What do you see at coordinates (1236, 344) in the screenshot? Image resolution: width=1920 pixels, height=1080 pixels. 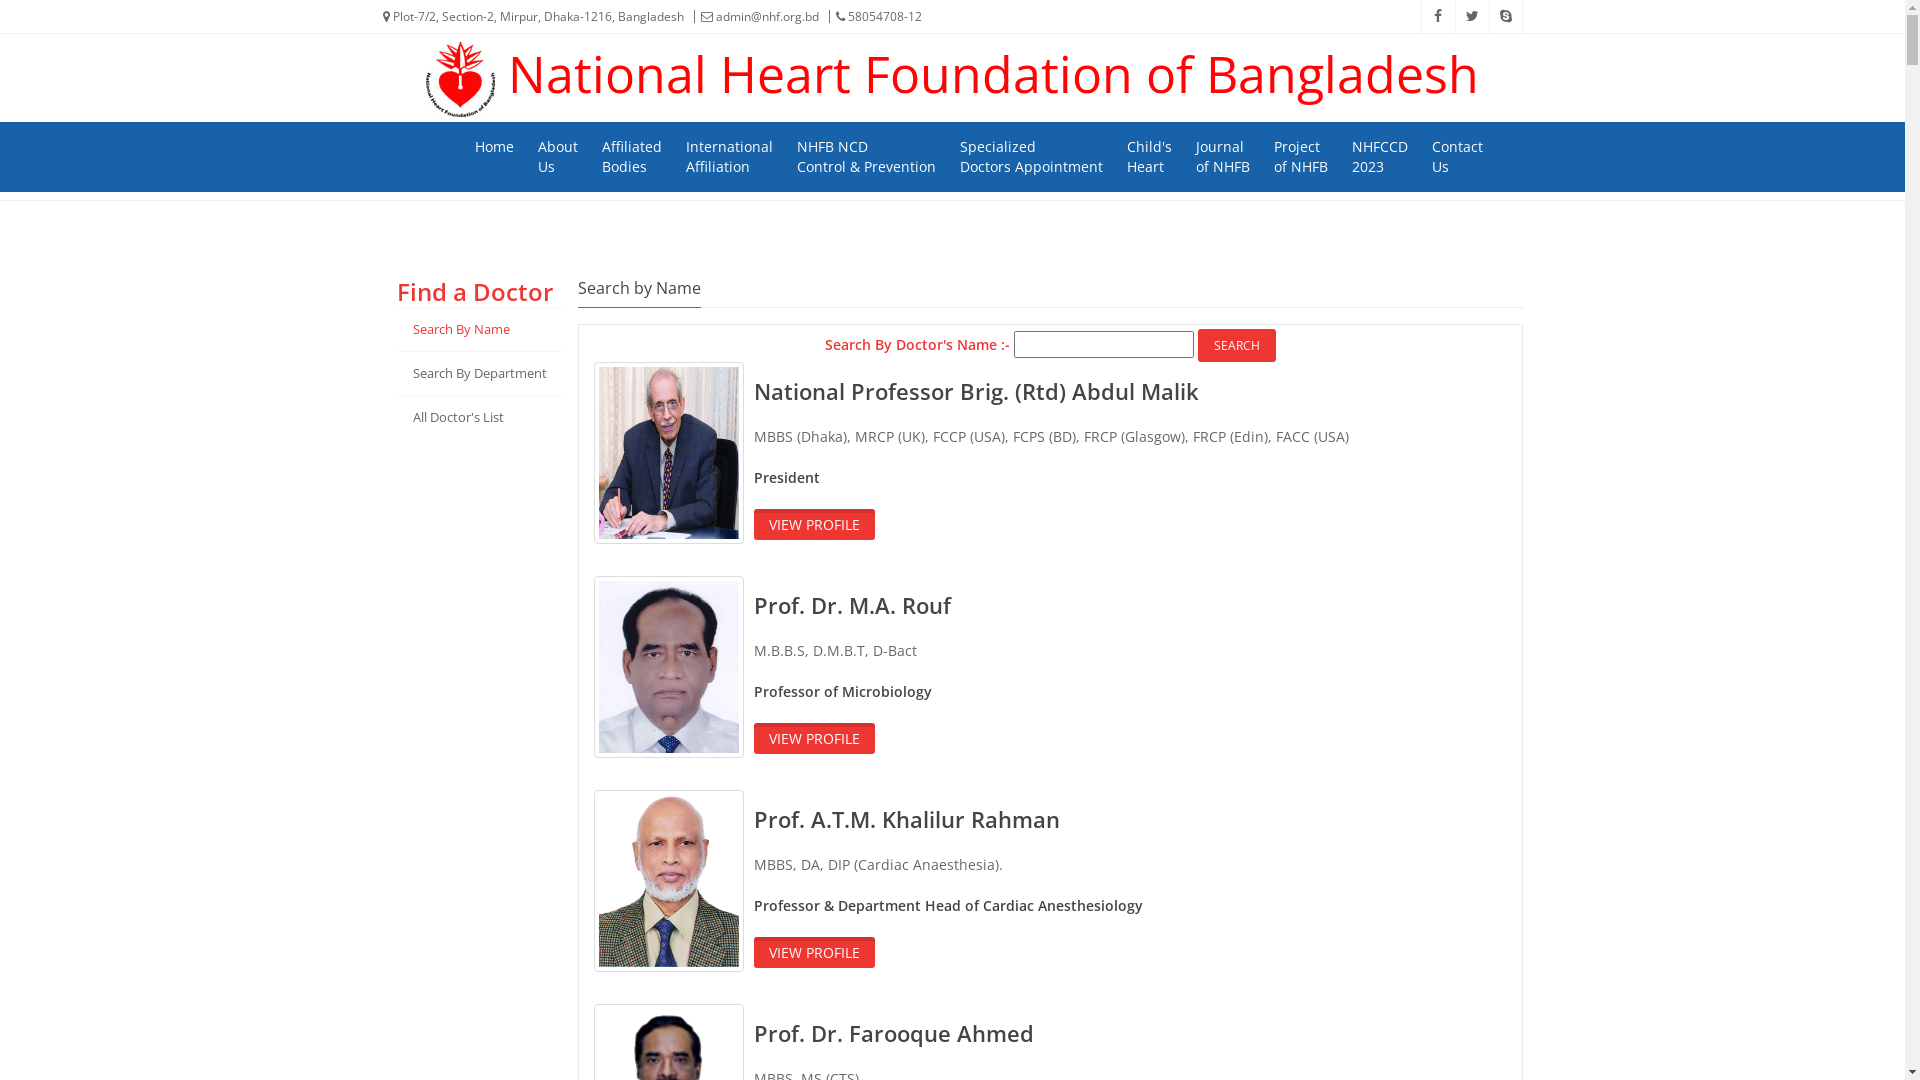 I see `'Search'` at bounding box center [1236, 344].